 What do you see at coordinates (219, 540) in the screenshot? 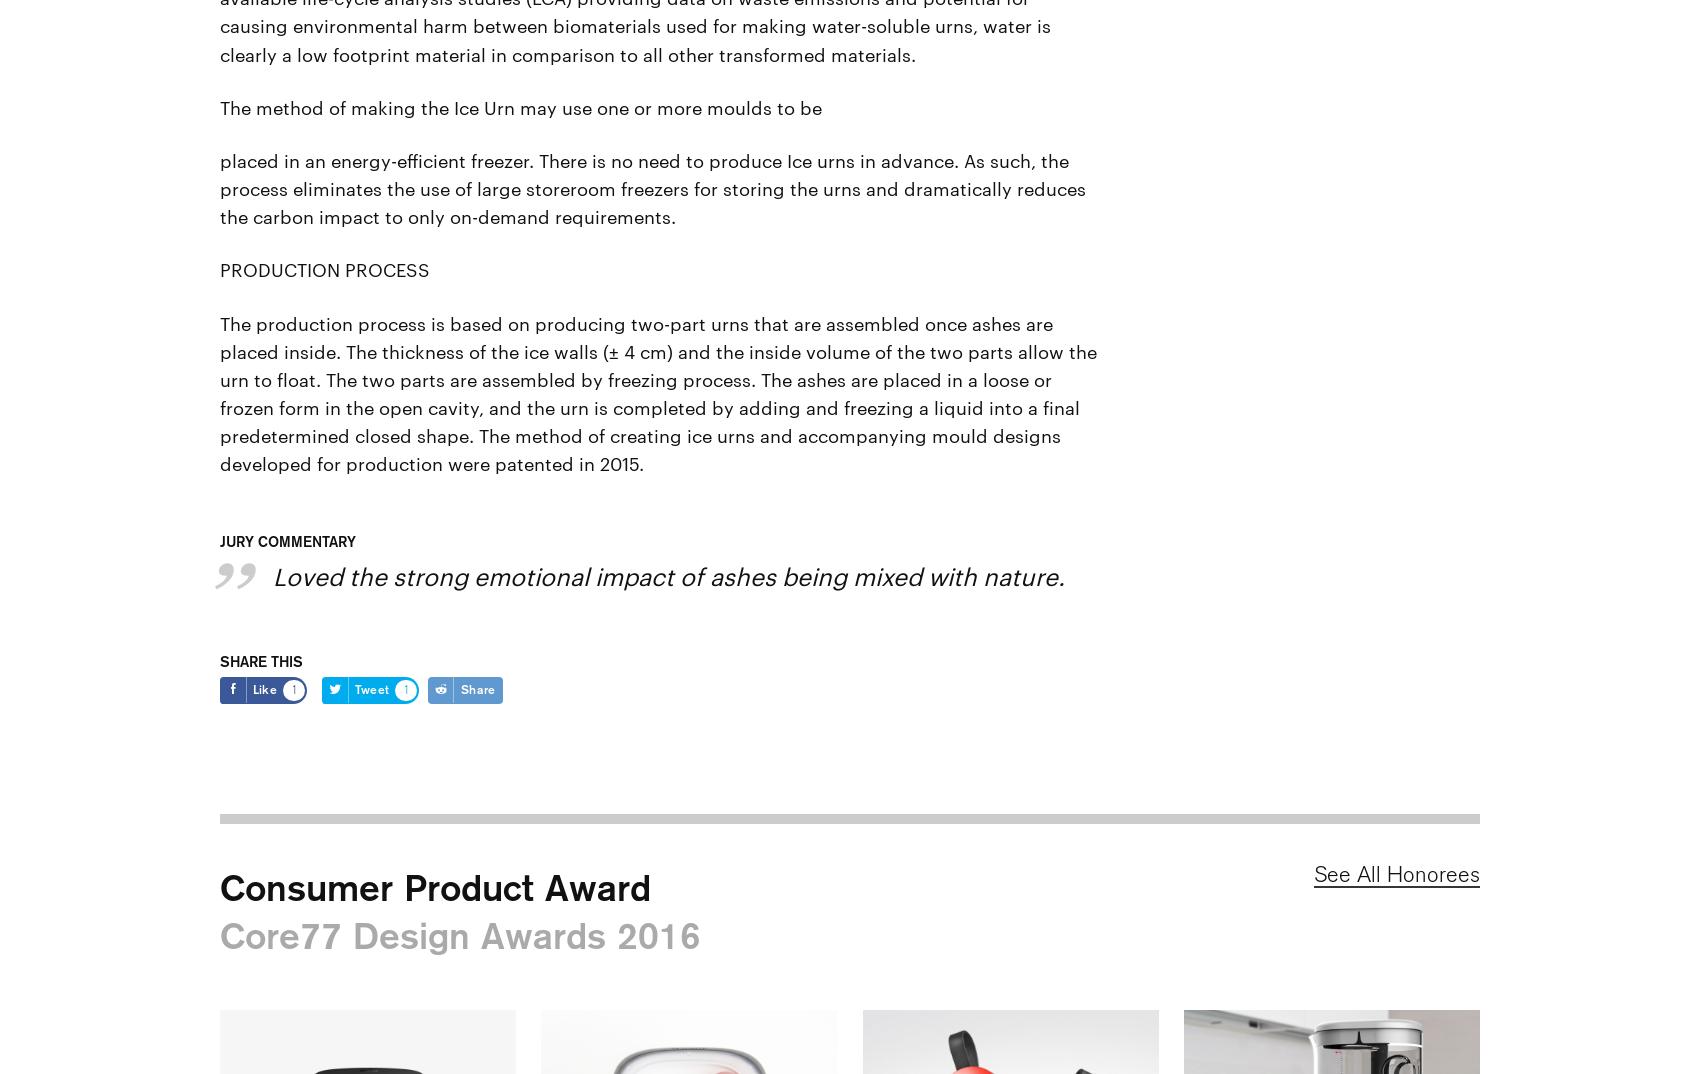
I see `'Jury Commentary'` at bounding box center [219, 540].